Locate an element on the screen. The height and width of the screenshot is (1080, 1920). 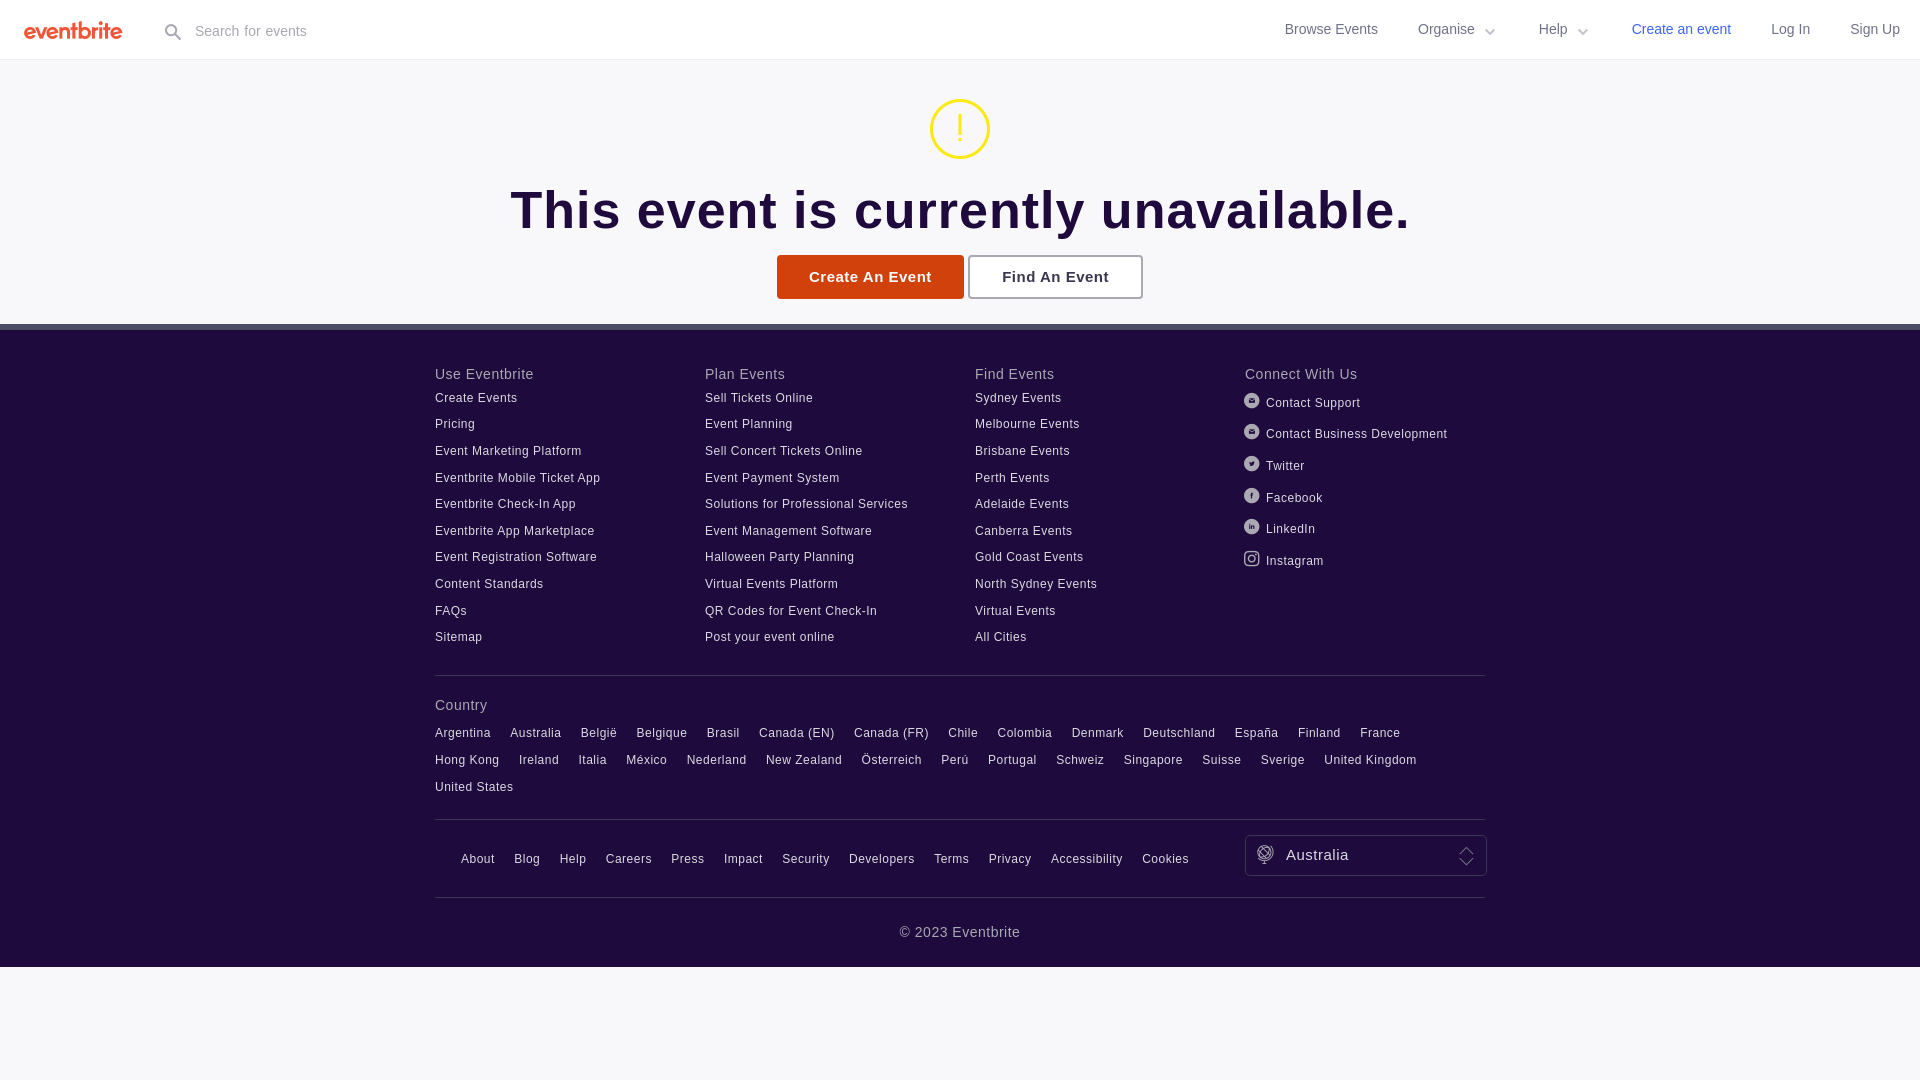
'FAQs' is located at coordinates (450, 609).